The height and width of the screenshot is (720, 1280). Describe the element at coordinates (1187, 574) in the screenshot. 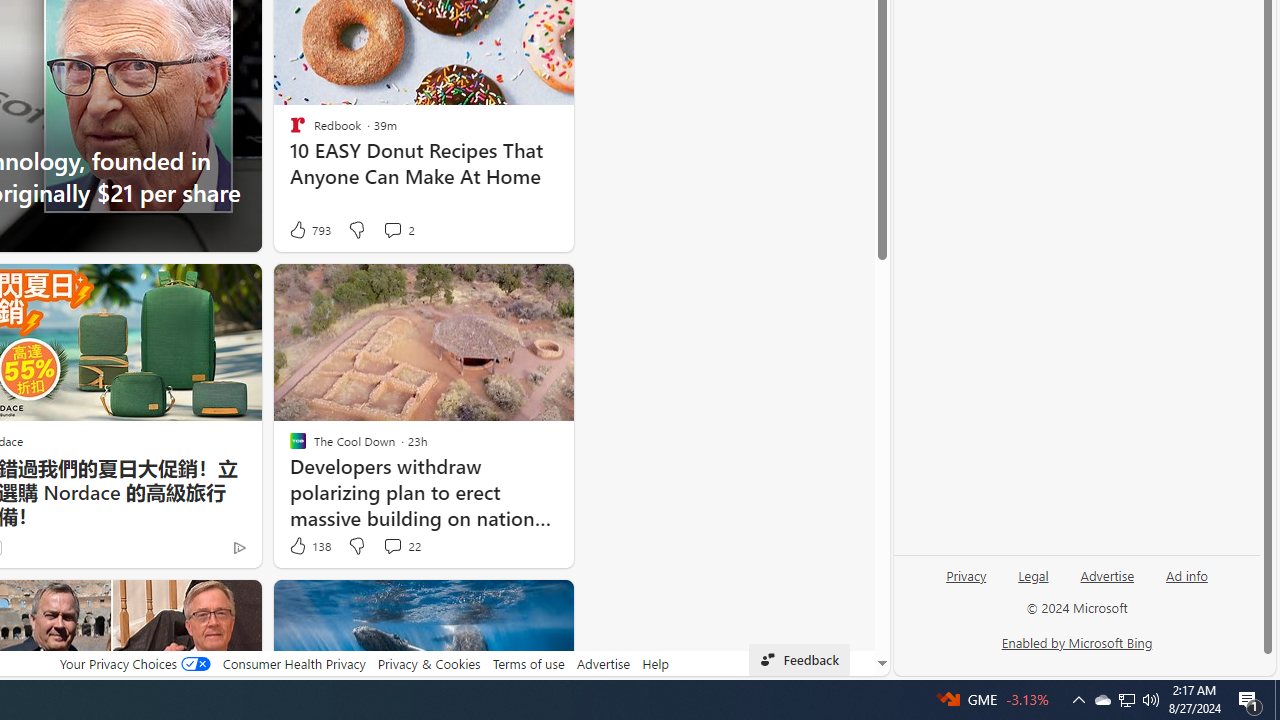

I see `'Ad info'` at that location.